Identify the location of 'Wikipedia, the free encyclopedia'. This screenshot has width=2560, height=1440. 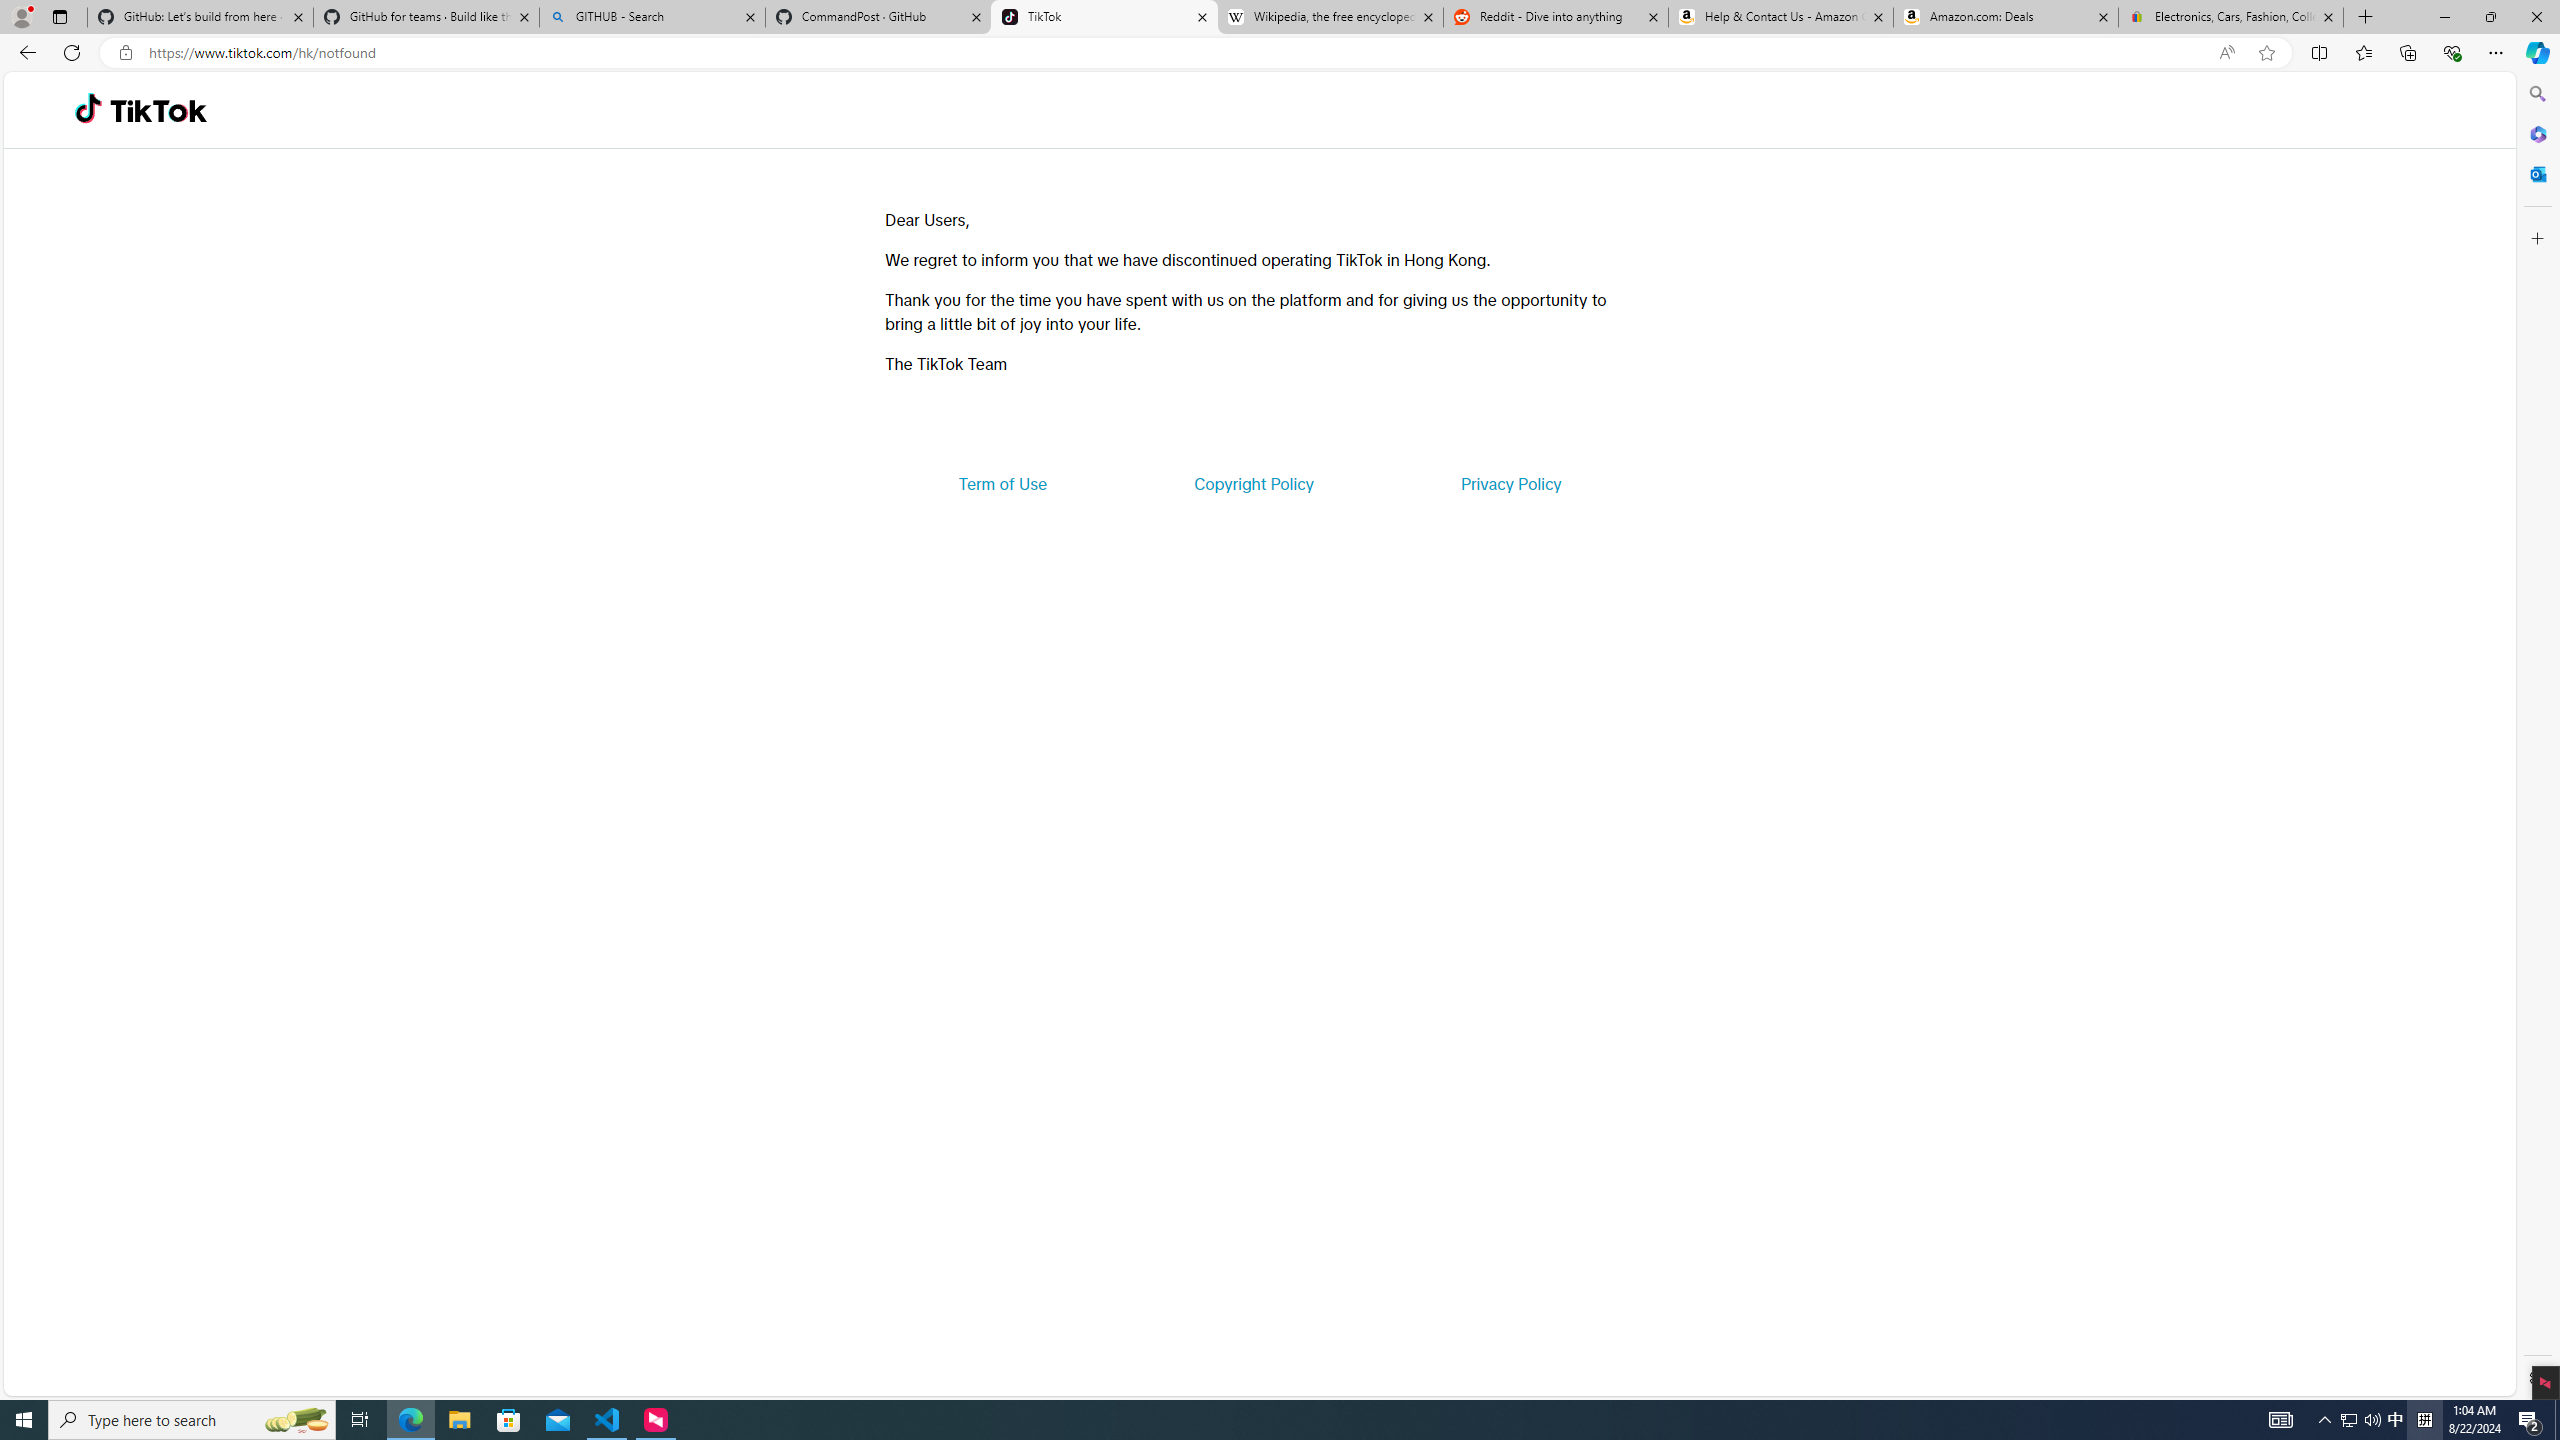
(1328, 16).